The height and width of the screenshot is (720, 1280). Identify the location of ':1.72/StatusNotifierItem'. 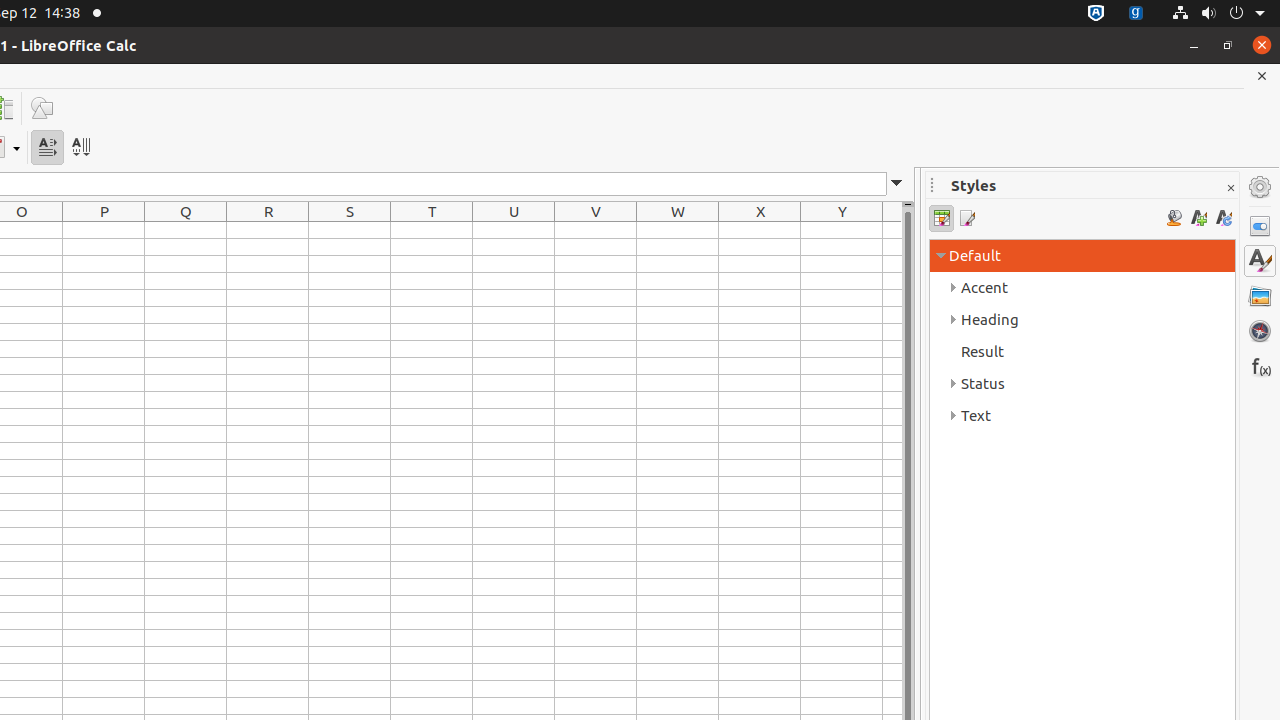
(1094, 13).